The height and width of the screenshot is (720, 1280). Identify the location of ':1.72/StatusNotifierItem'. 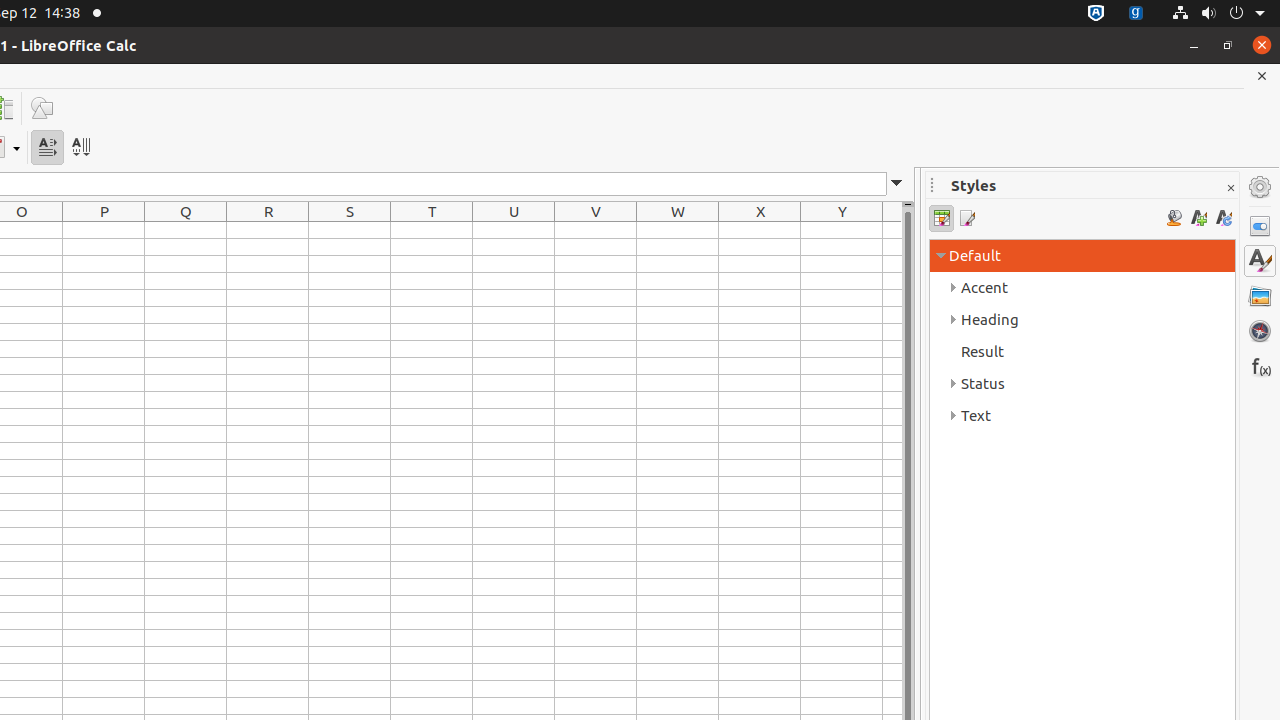
(1094, 13).